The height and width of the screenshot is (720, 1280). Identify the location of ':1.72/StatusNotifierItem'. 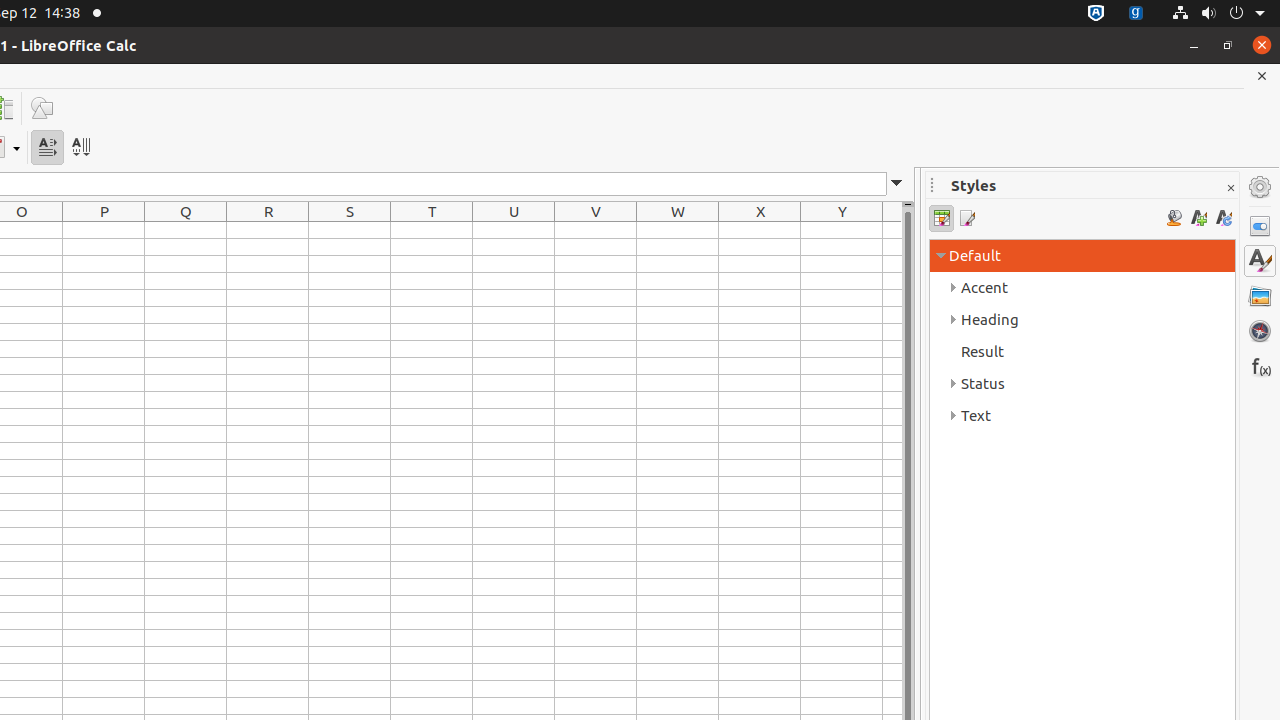
(1094, 13).